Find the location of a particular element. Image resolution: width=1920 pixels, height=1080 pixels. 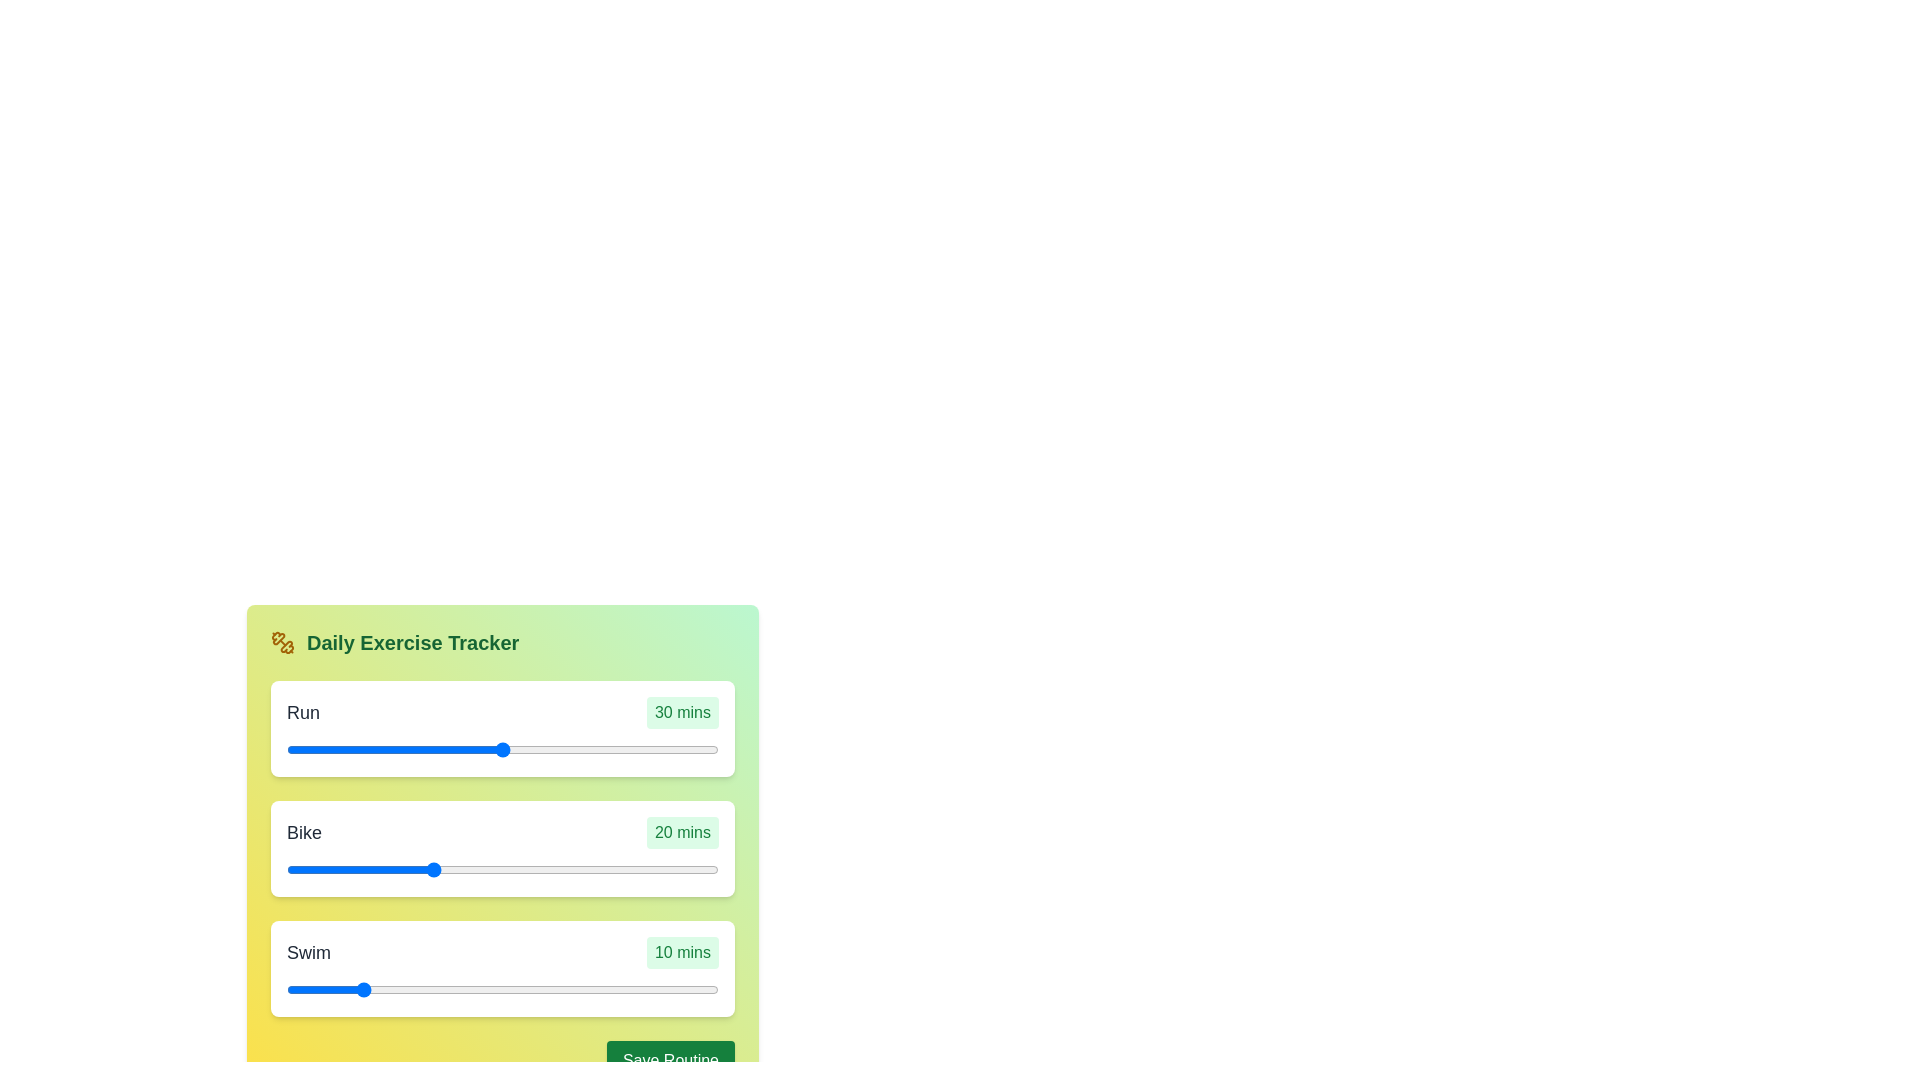

the duration of the 0 slider to 1 minutes is located at coordinates (506, 749).